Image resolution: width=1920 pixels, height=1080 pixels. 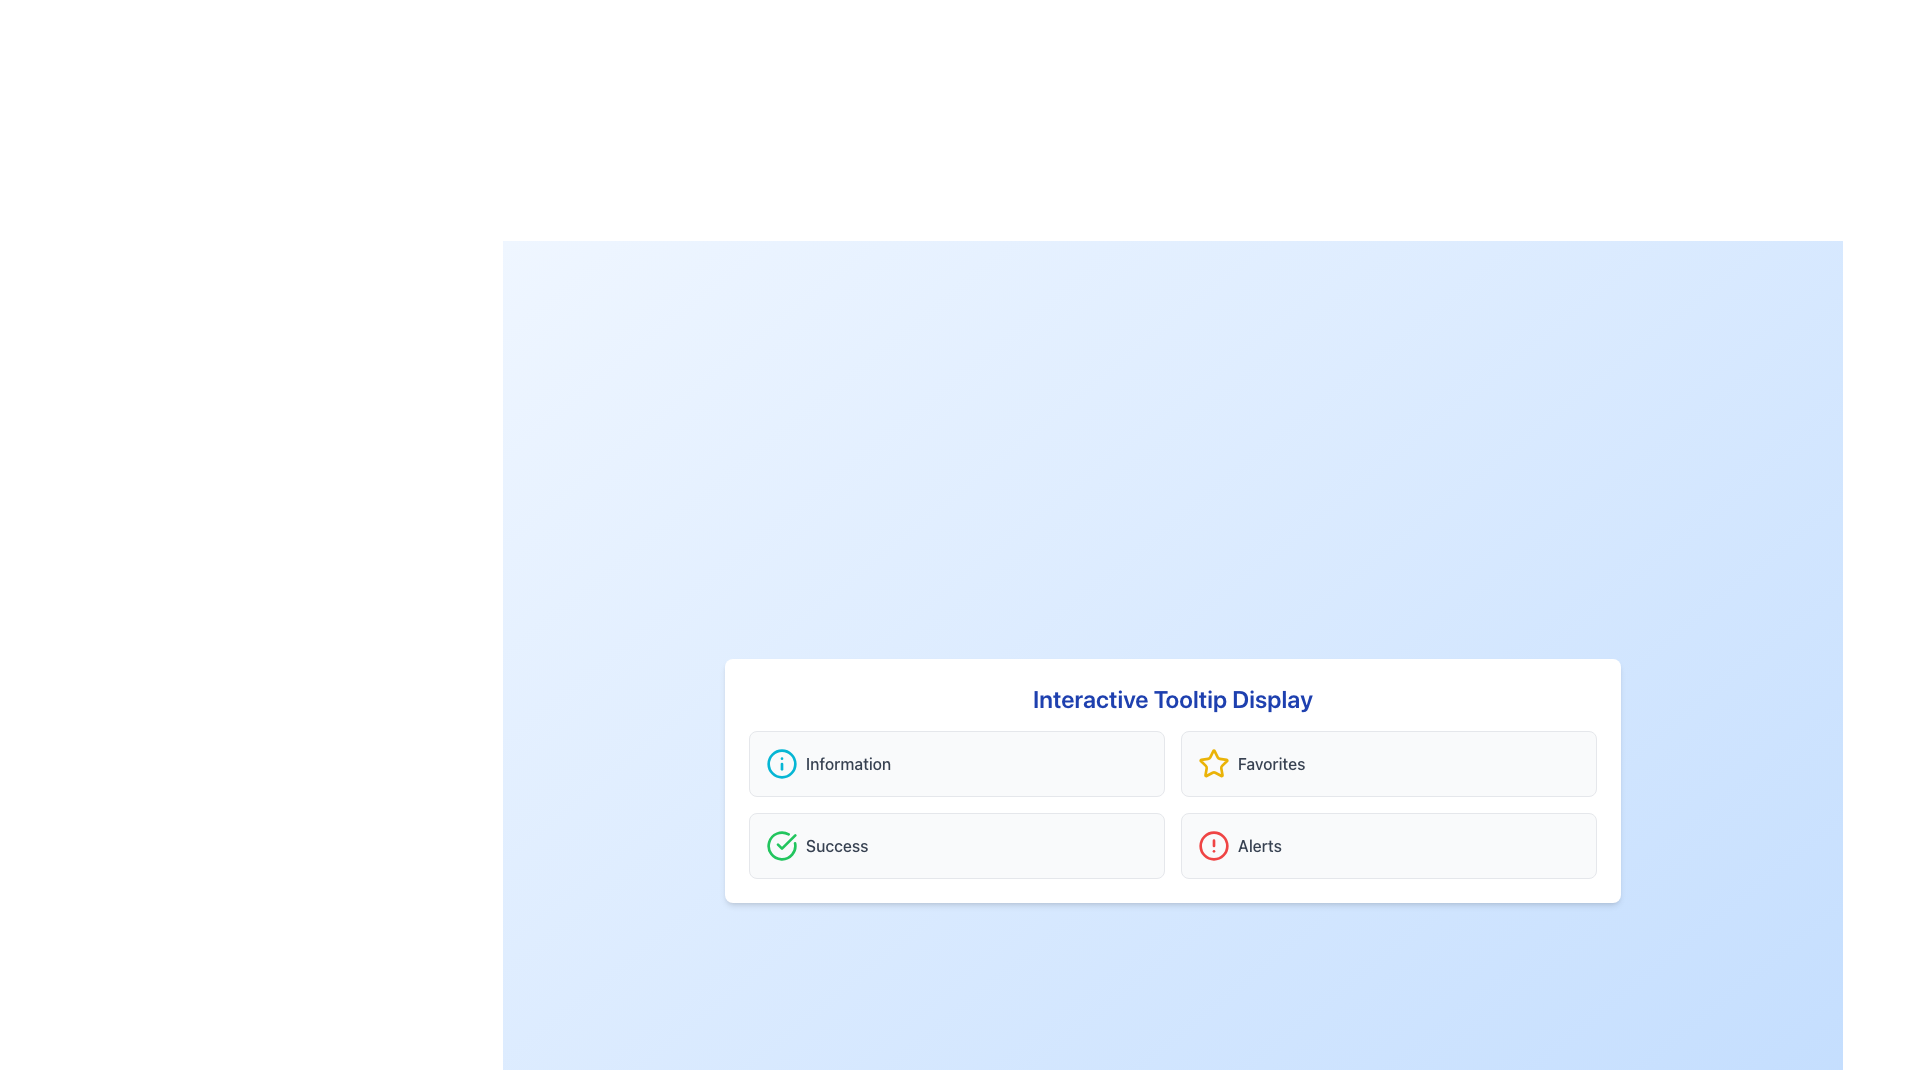 I want to click on the 'Information' text label located in the top-left cell of the grid, positioned to the right of the cyan-colored information icon, so click(x=848, y=763).